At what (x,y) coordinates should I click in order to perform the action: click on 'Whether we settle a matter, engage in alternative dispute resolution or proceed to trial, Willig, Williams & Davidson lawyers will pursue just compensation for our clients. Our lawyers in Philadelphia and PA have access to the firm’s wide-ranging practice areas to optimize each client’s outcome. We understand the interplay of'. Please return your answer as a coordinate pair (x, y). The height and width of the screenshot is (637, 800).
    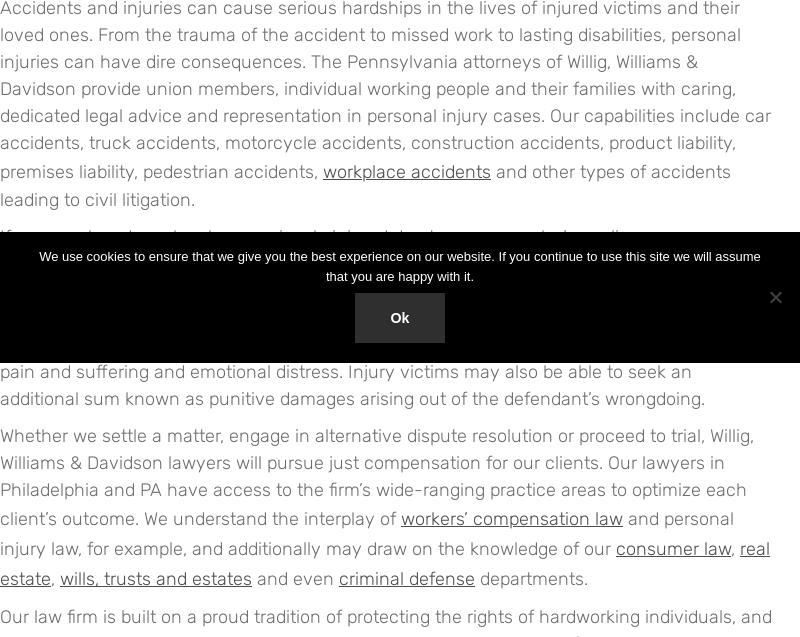
    Looking at the image, I should click on (376, 477).